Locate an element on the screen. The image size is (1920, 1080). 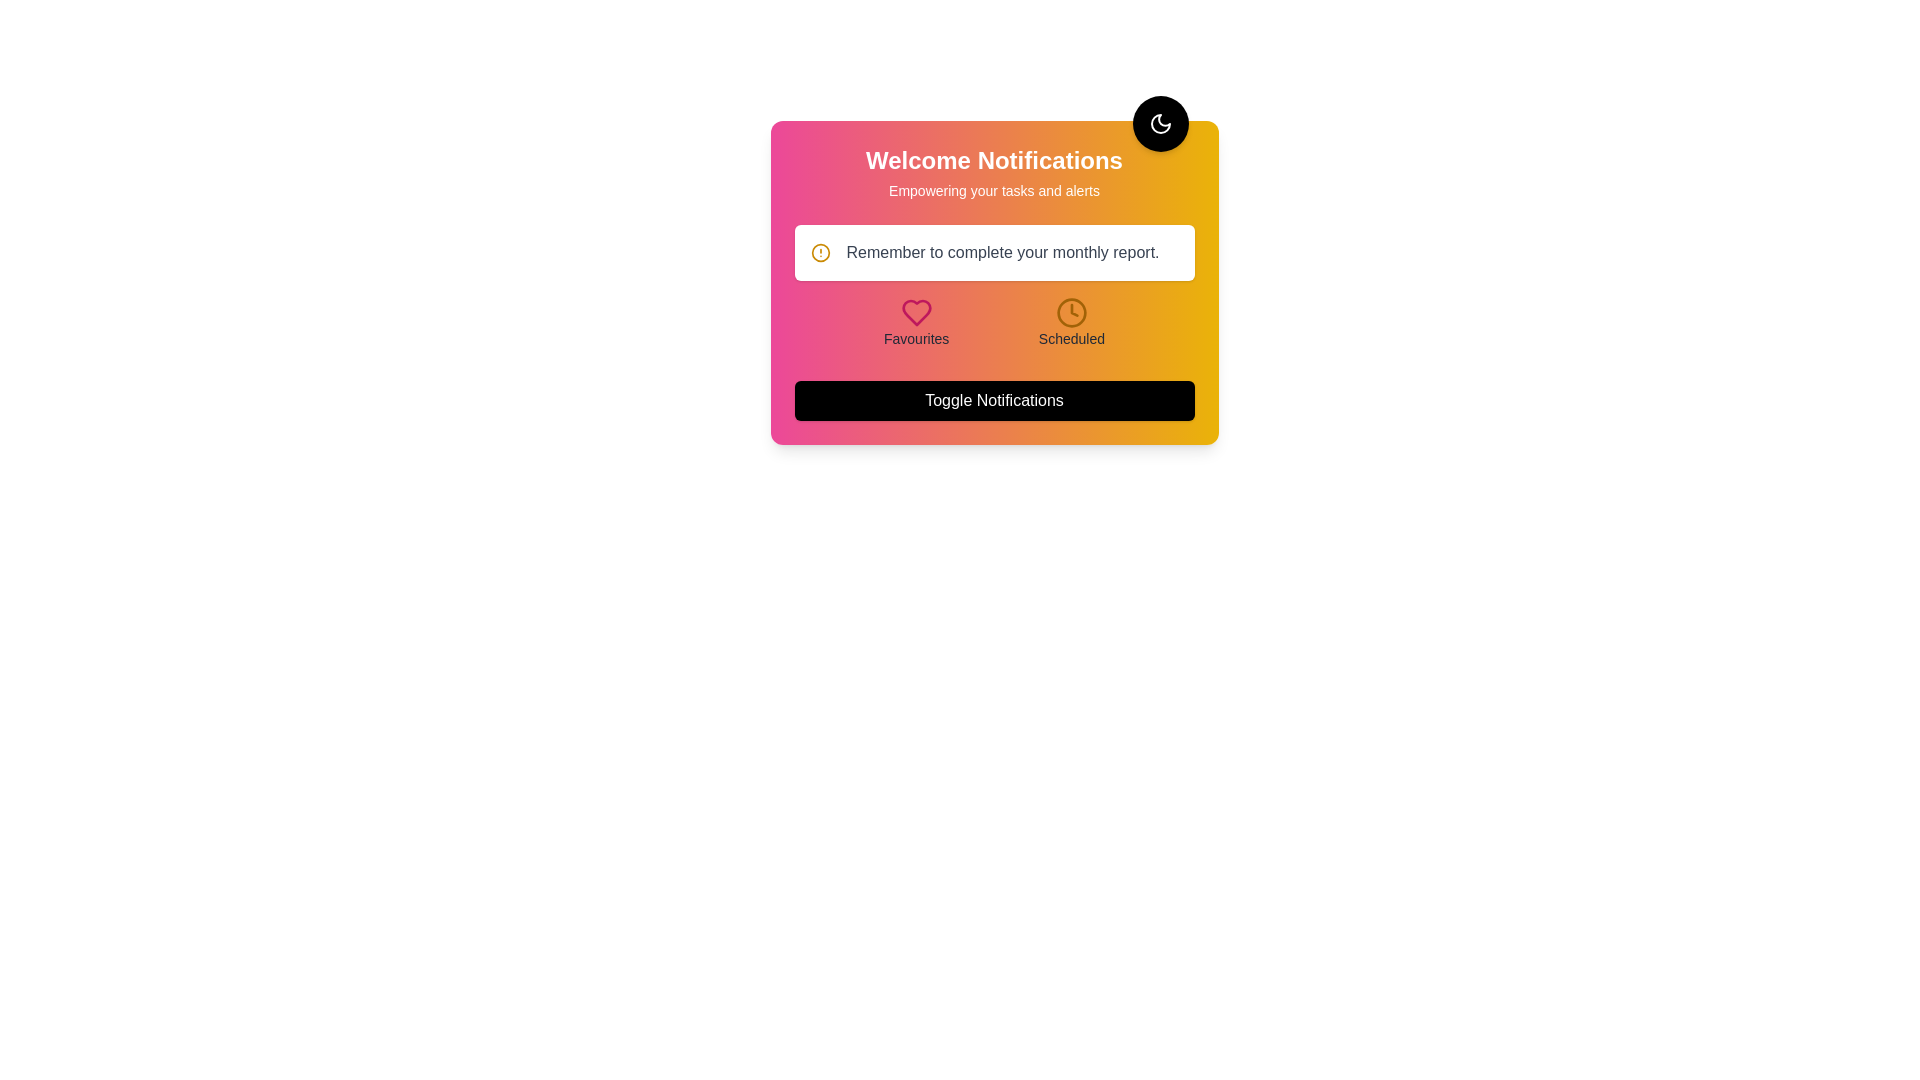
the label indicating 'Favorites' located below the heart-shaped icon in the 'Welcome Notifications' box is located at coordinates (915, 338).